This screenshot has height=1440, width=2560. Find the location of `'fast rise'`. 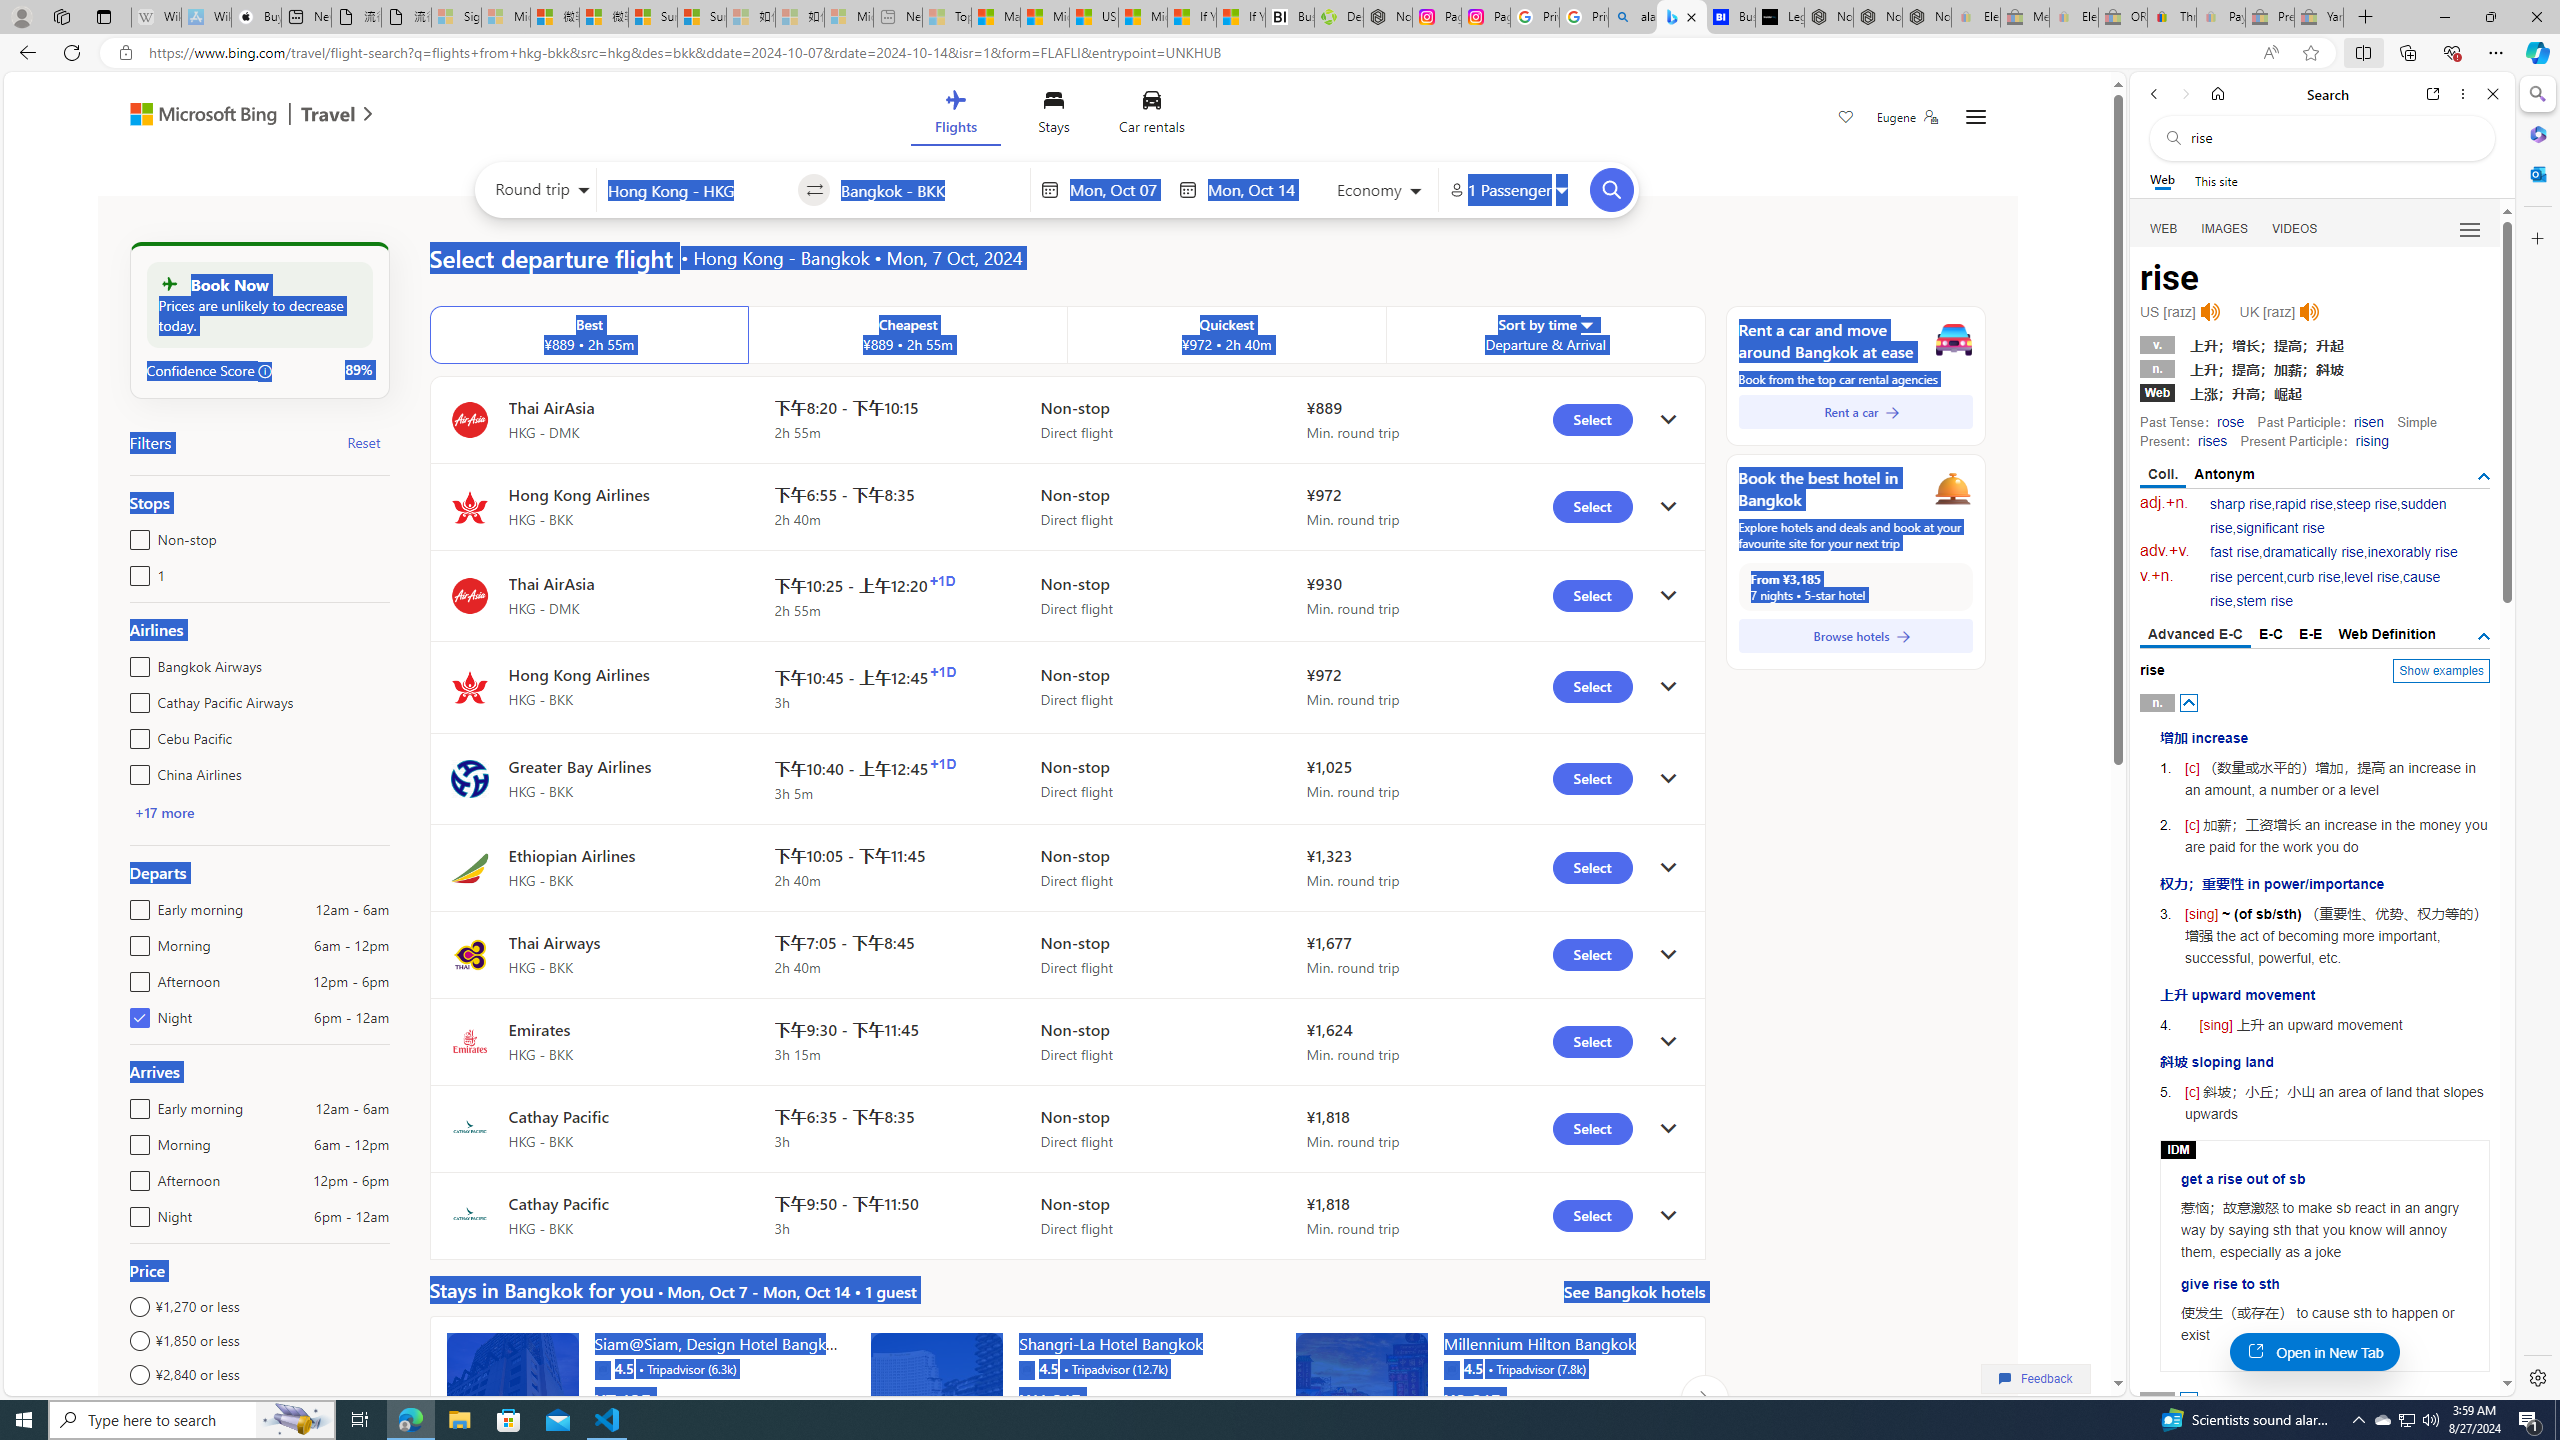

'fast rise' is located at coordinates (2233, 551).